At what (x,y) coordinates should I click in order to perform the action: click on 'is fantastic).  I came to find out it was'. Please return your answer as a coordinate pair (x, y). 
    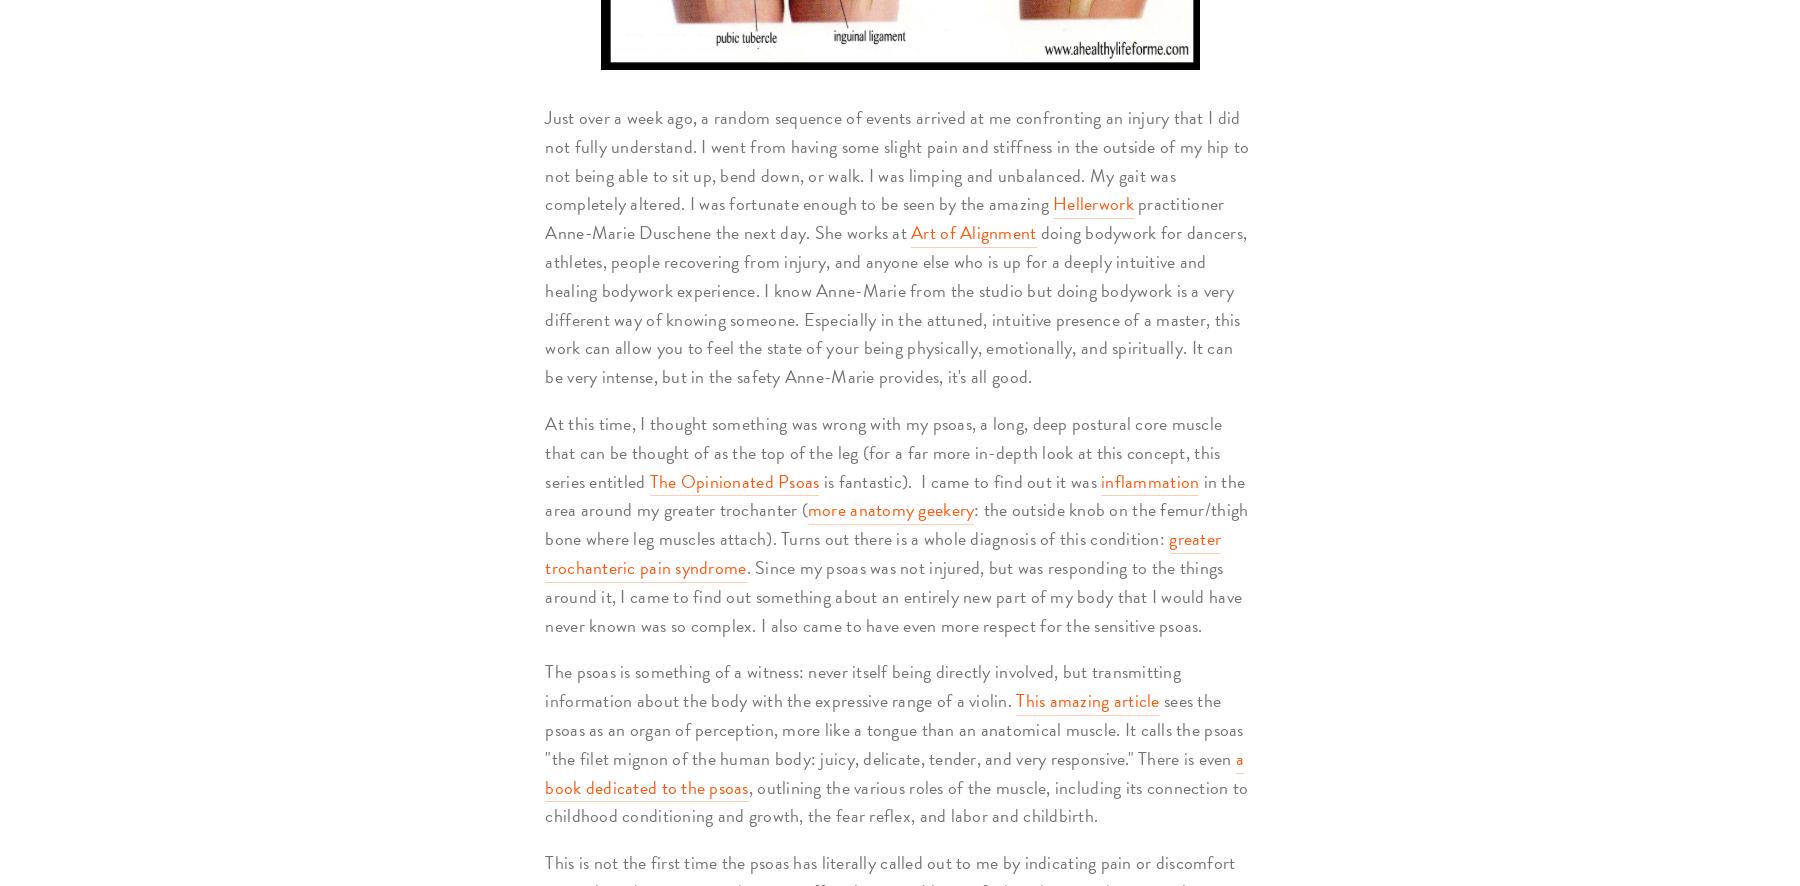
    Looking at the image, I should click on (958, 480).